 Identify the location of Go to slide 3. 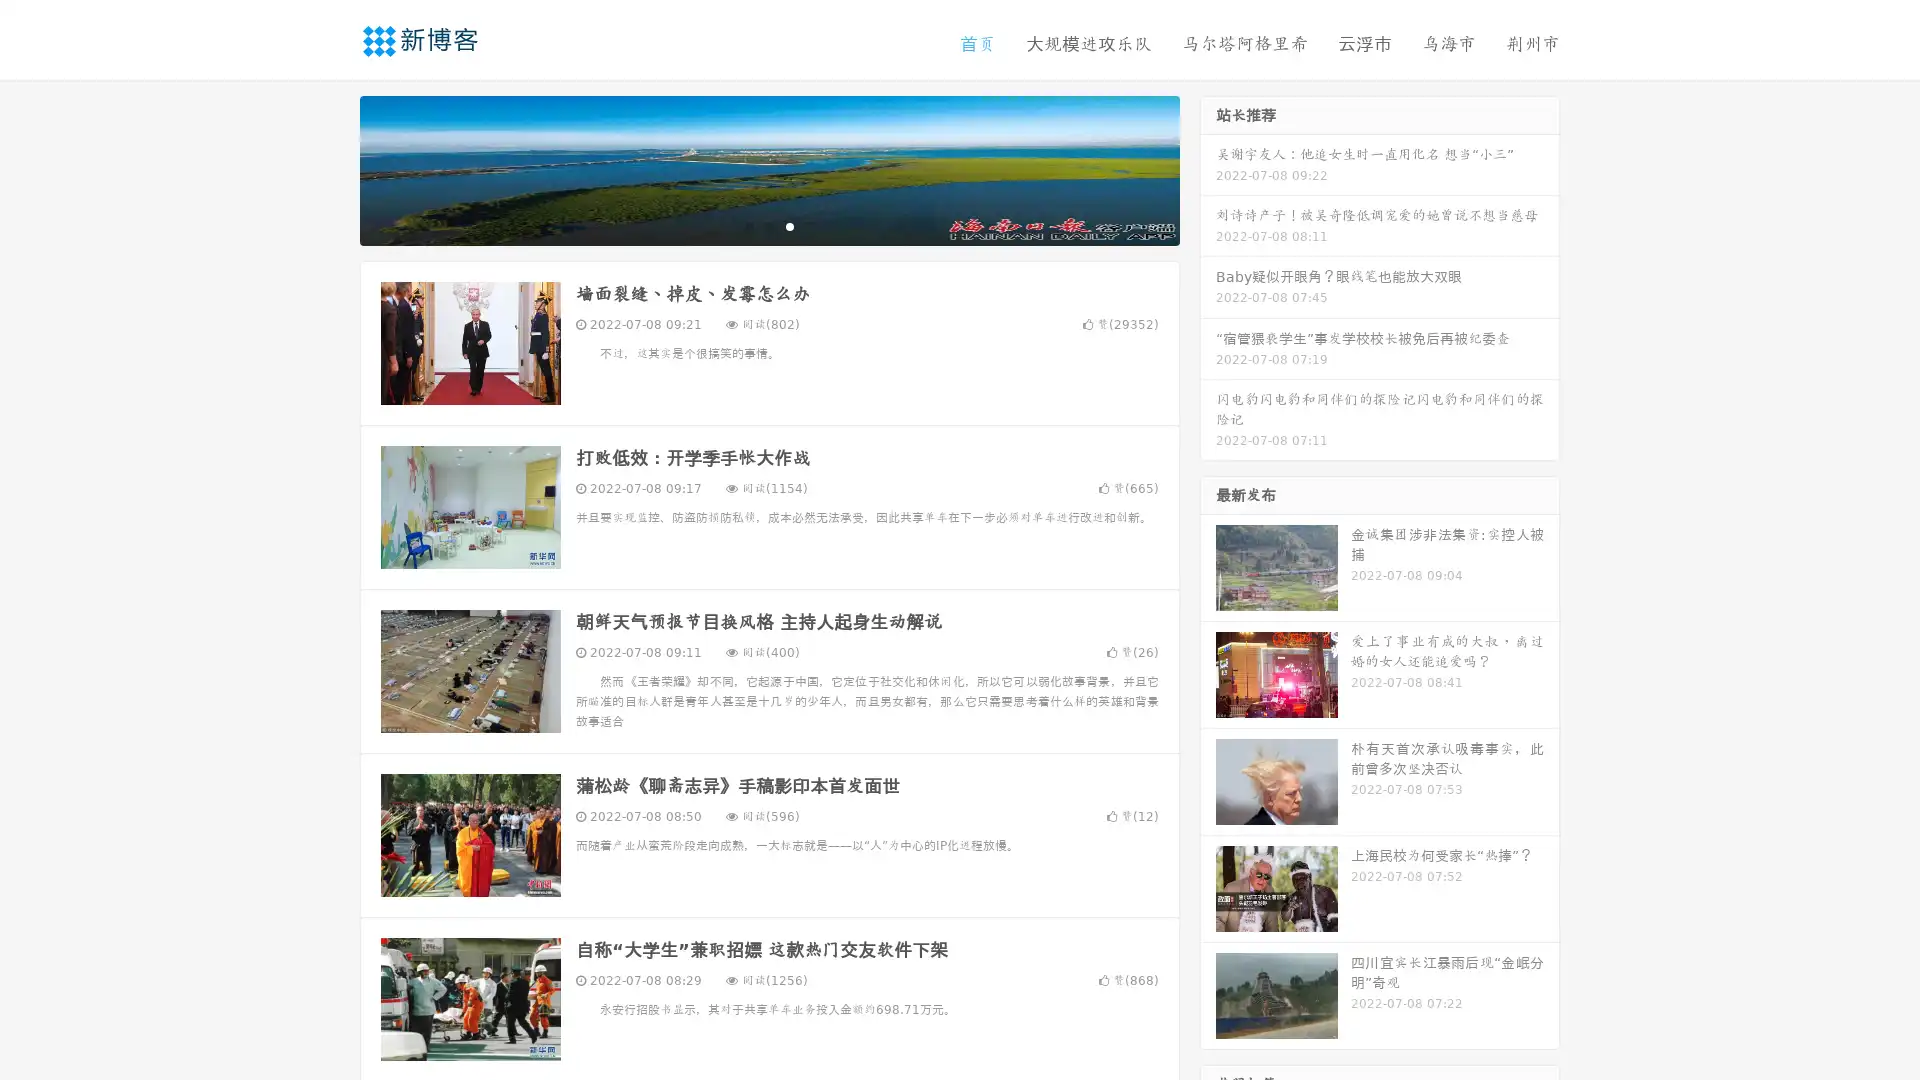
(789, 225).